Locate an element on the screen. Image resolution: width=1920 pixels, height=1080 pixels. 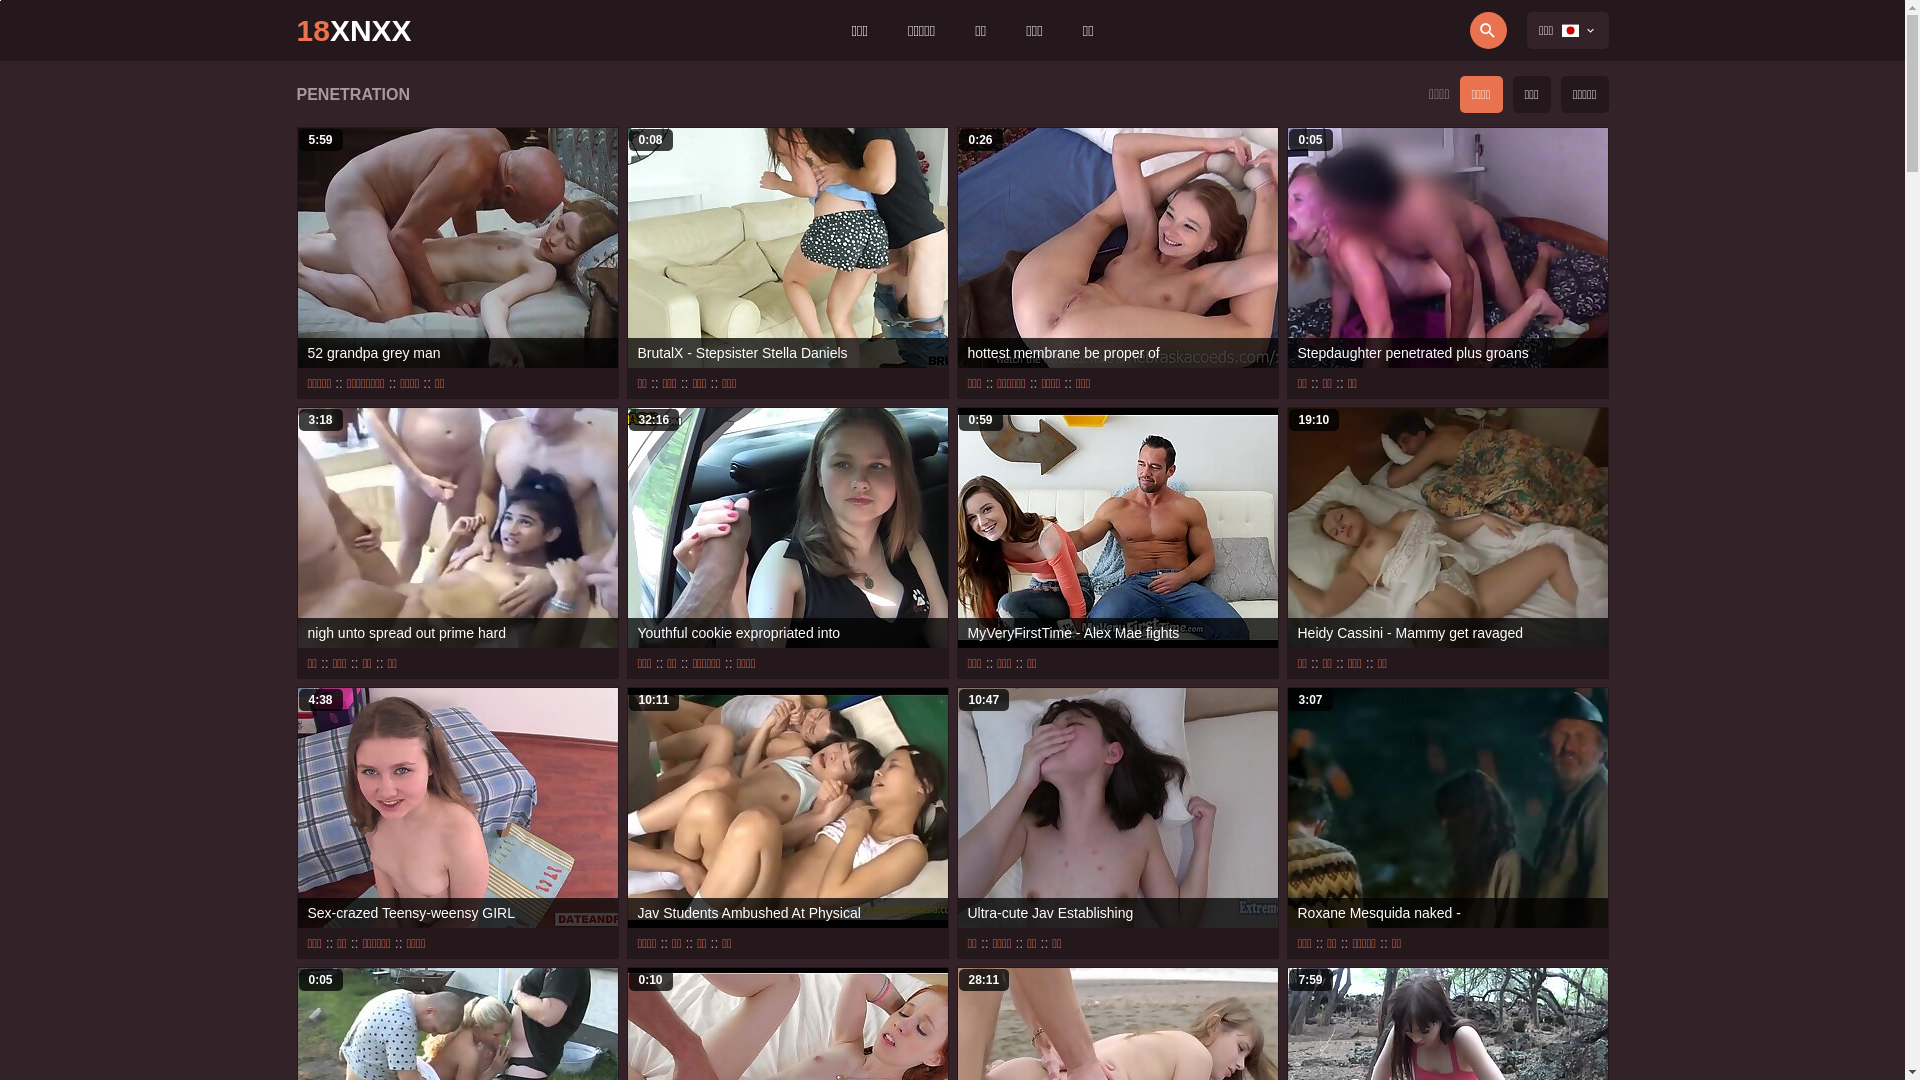
'0:26 is located at coordinates (1117, 246).